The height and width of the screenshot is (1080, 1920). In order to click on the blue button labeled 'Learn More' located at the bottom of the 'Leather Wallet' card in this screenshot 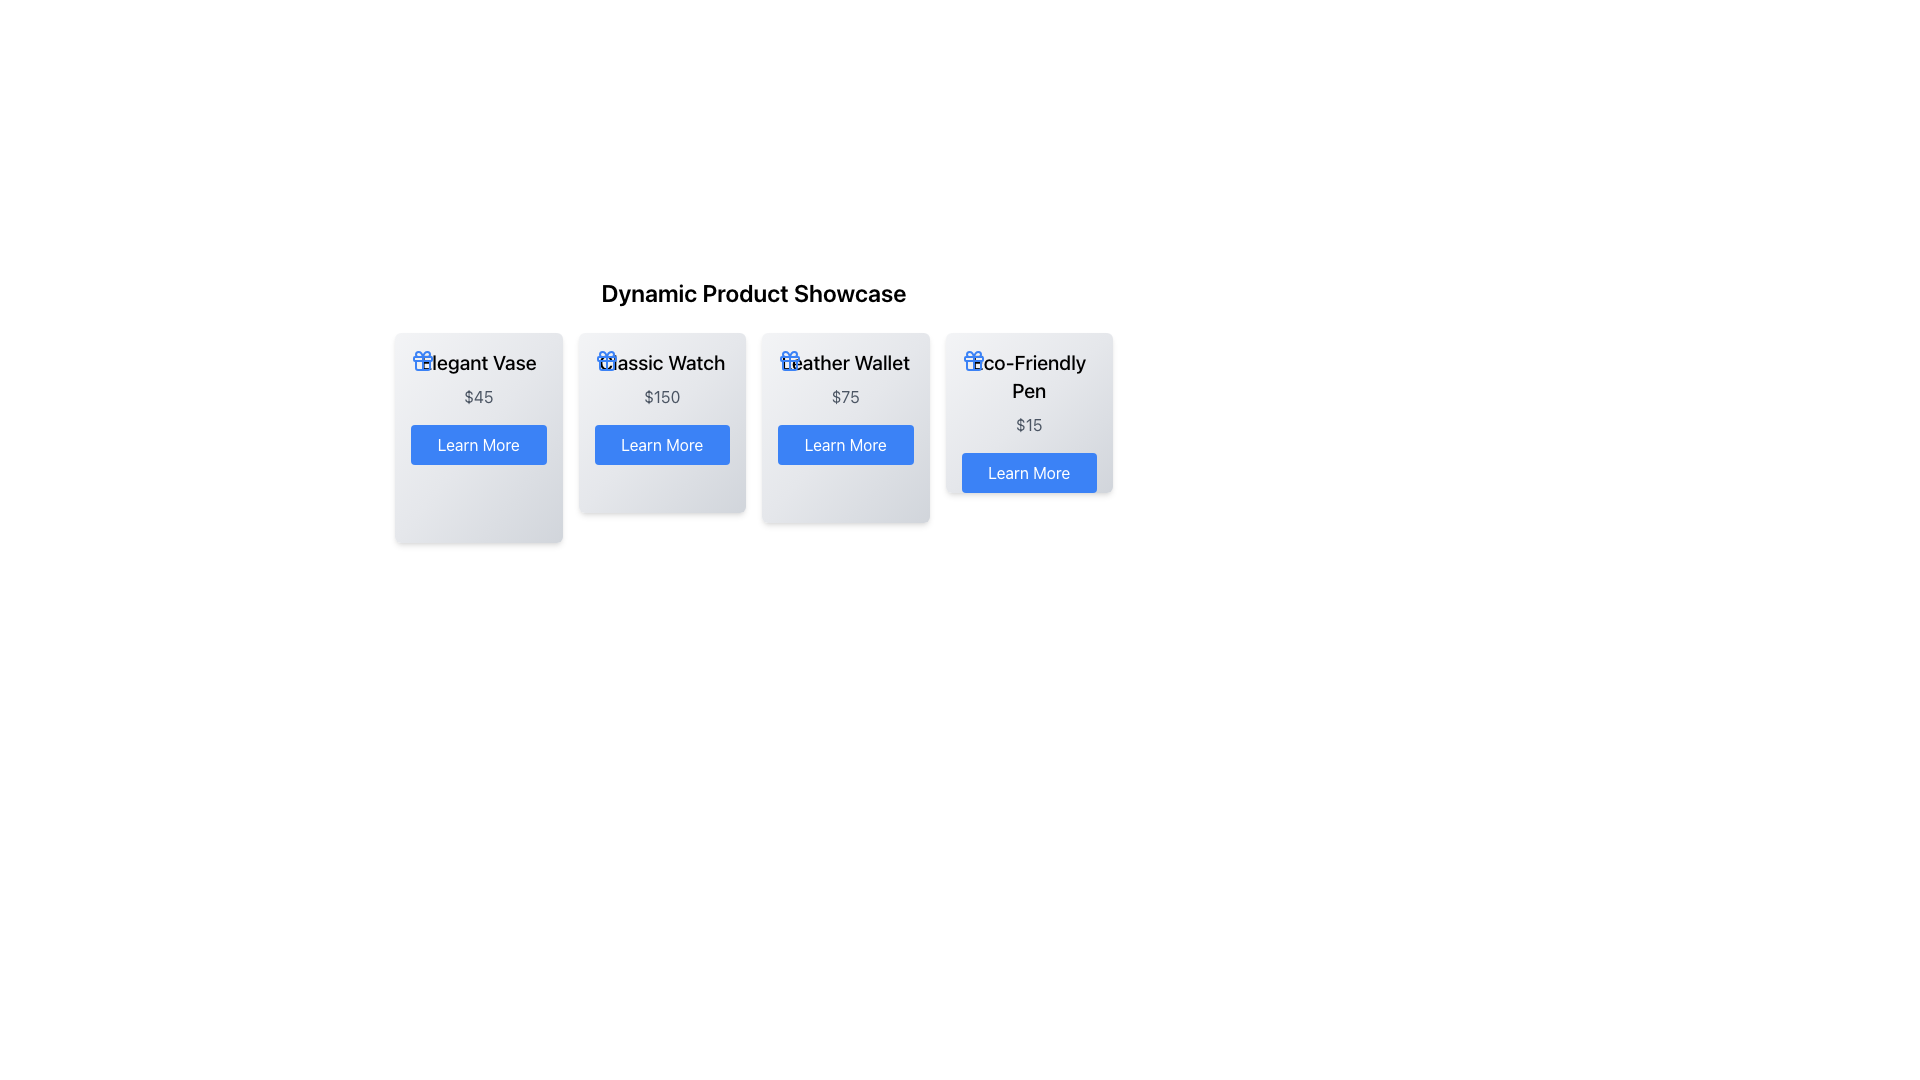, I will do `click(845, 443)`.